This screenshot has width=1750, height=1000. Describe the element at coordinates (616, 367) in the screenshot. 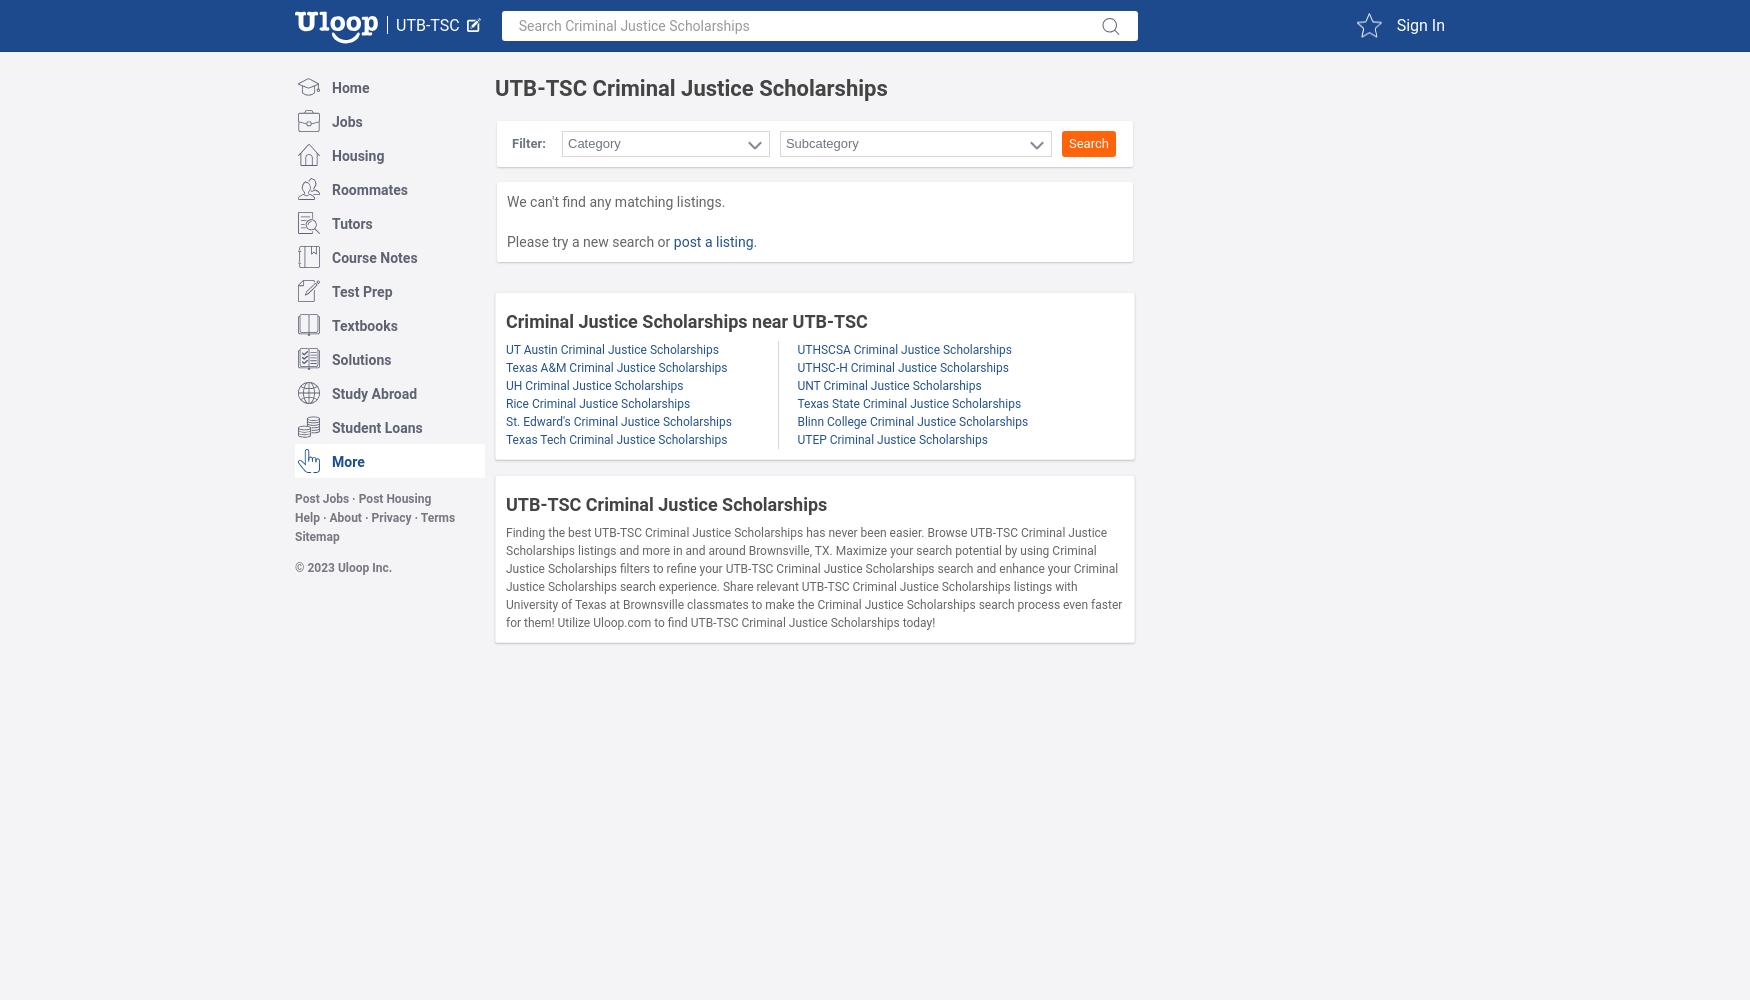

I see `'Texas A&M Criminal Justice Scholarships'` at that location.